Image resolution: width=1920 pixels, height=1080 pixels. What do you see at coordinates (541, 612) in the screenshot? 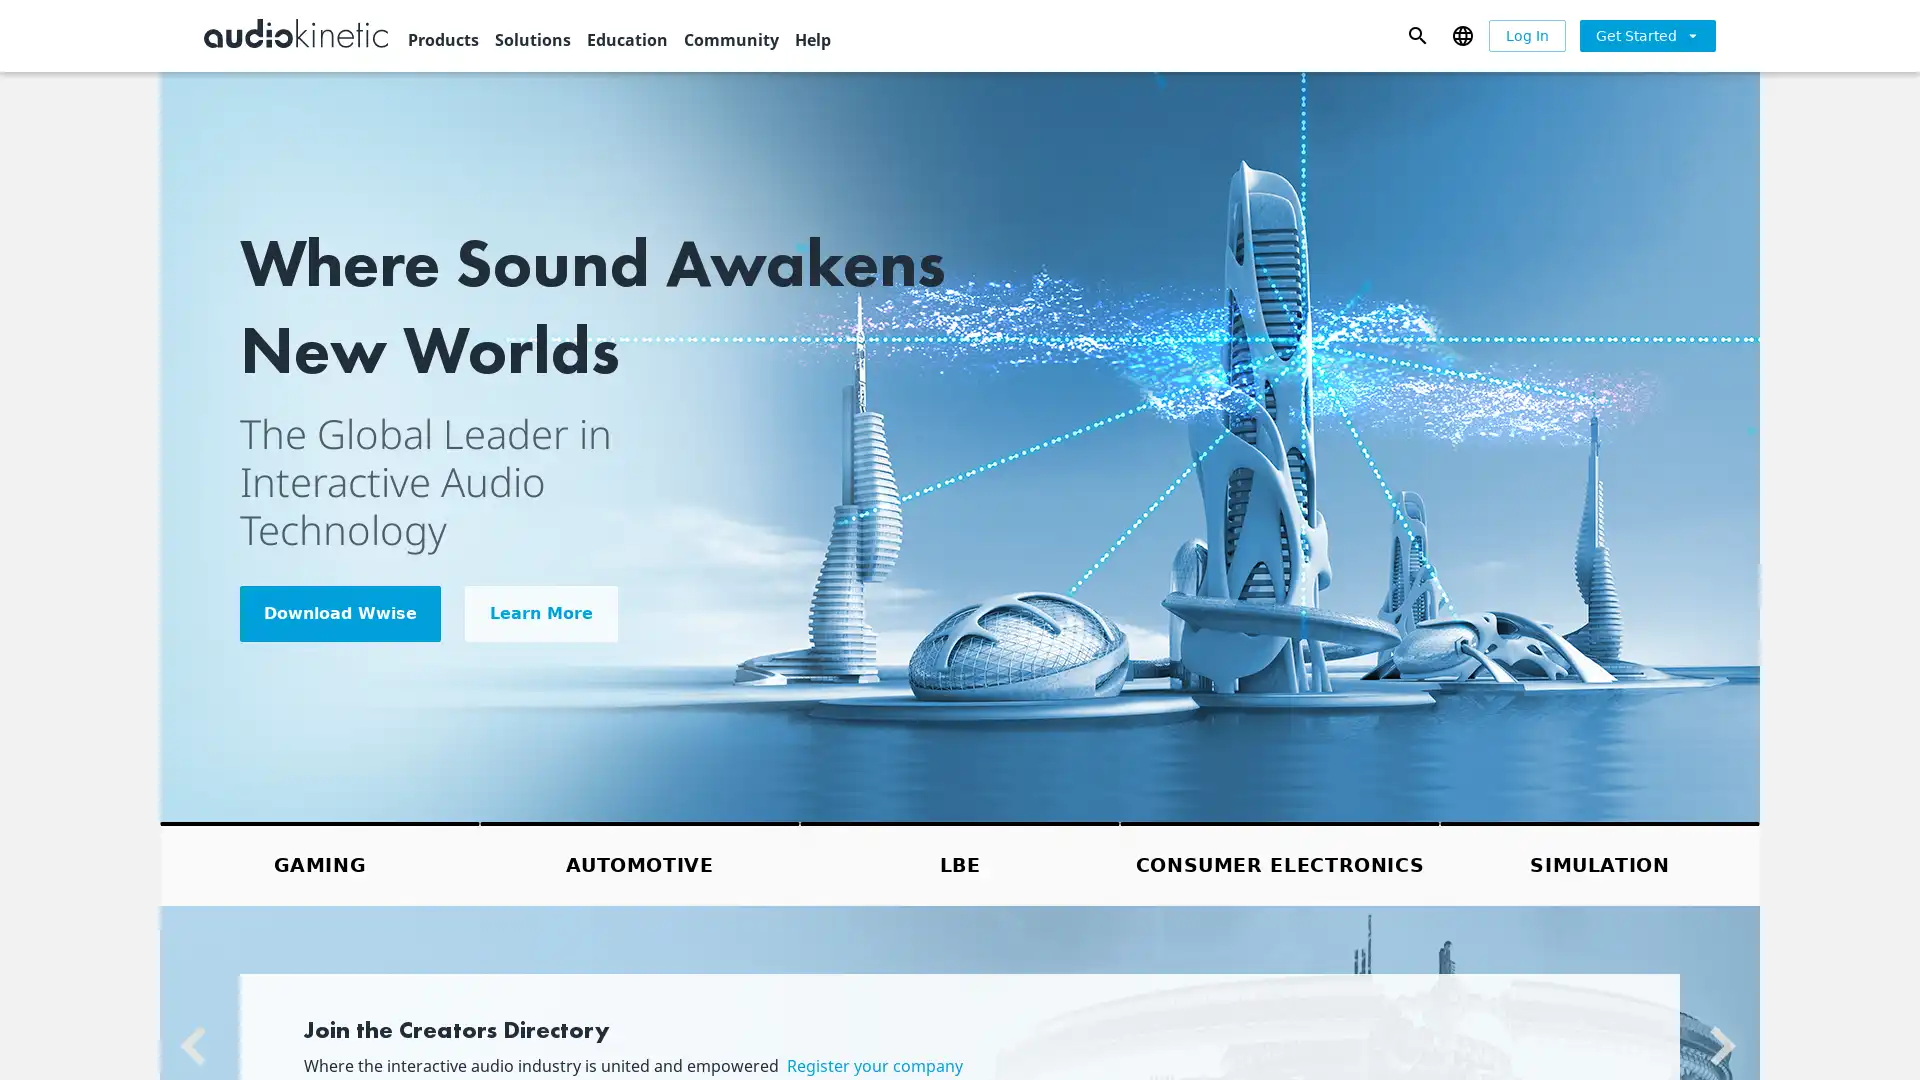
I see `Learn More` at bounding box center [541, 612].